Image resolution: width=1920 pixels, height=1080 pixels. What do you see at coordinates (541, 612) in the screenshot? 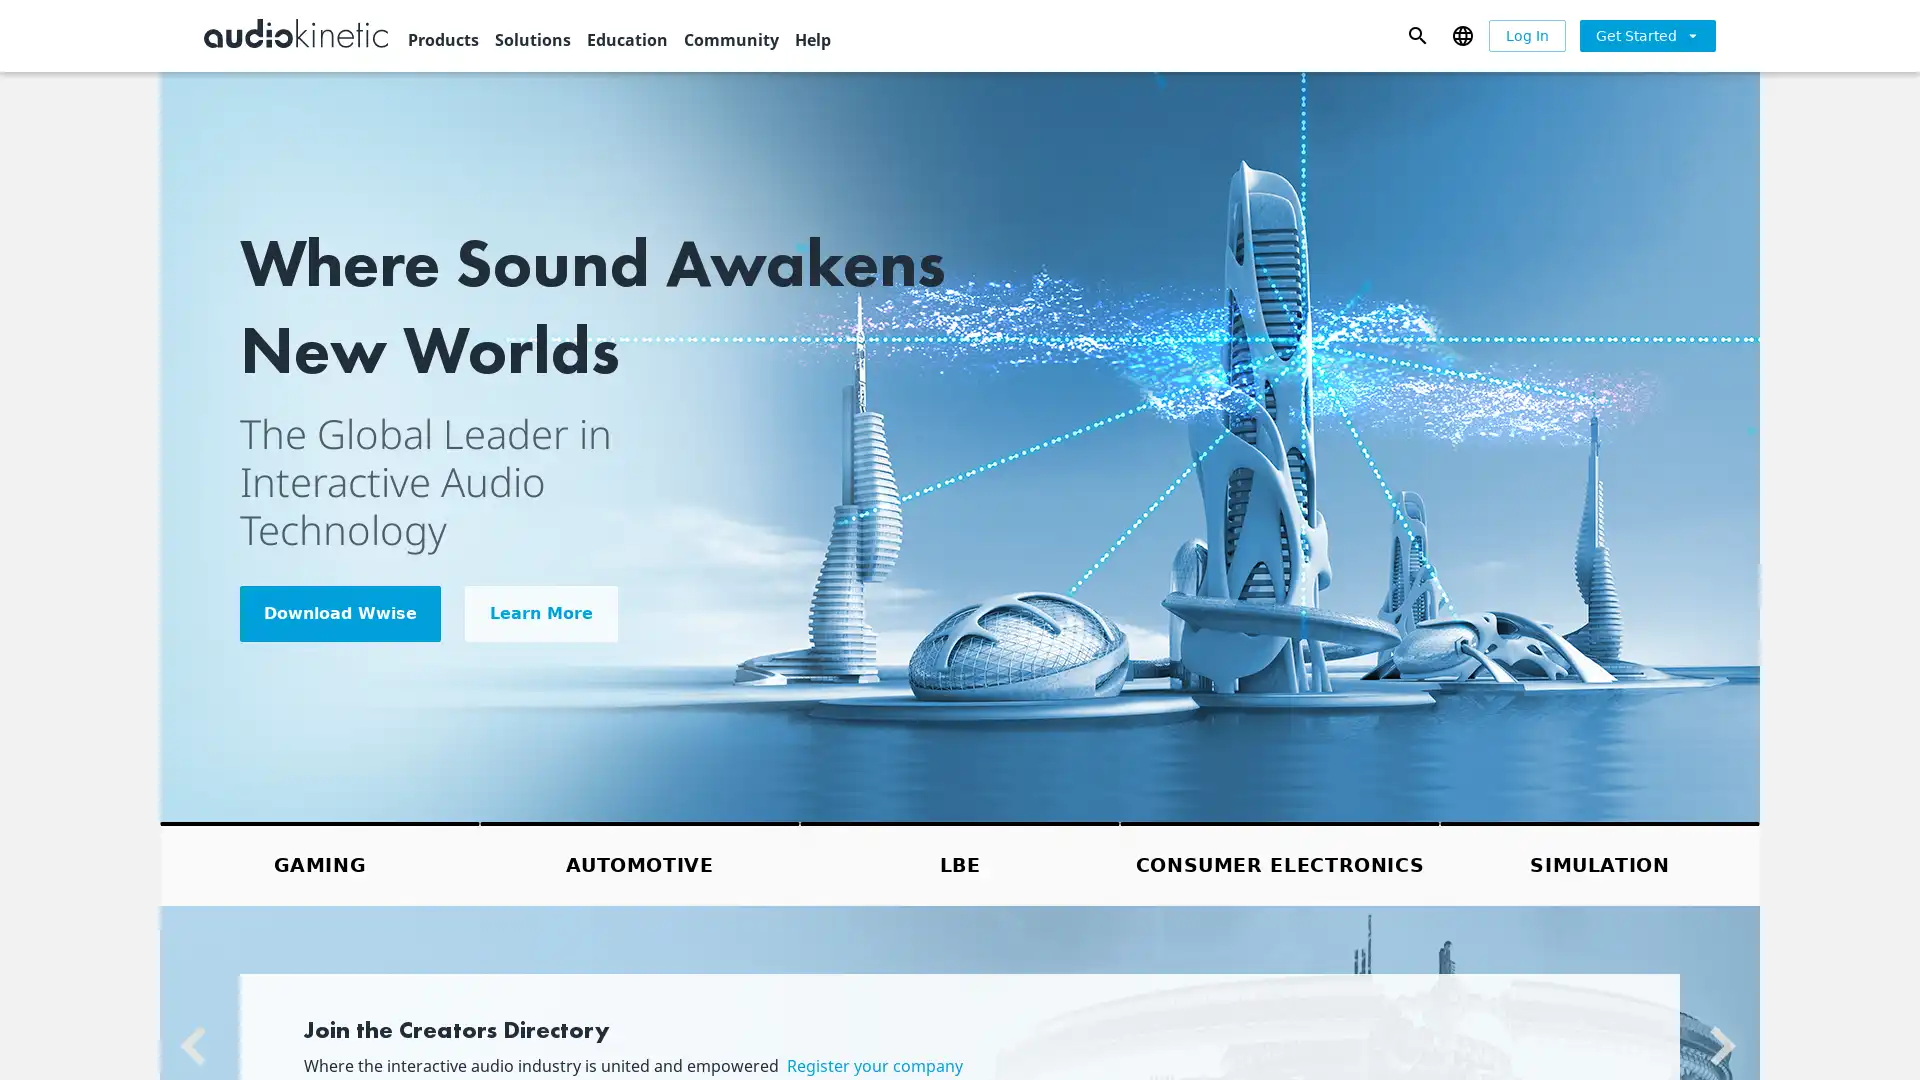
I see `Learn More` at bounding box center [541, 612].